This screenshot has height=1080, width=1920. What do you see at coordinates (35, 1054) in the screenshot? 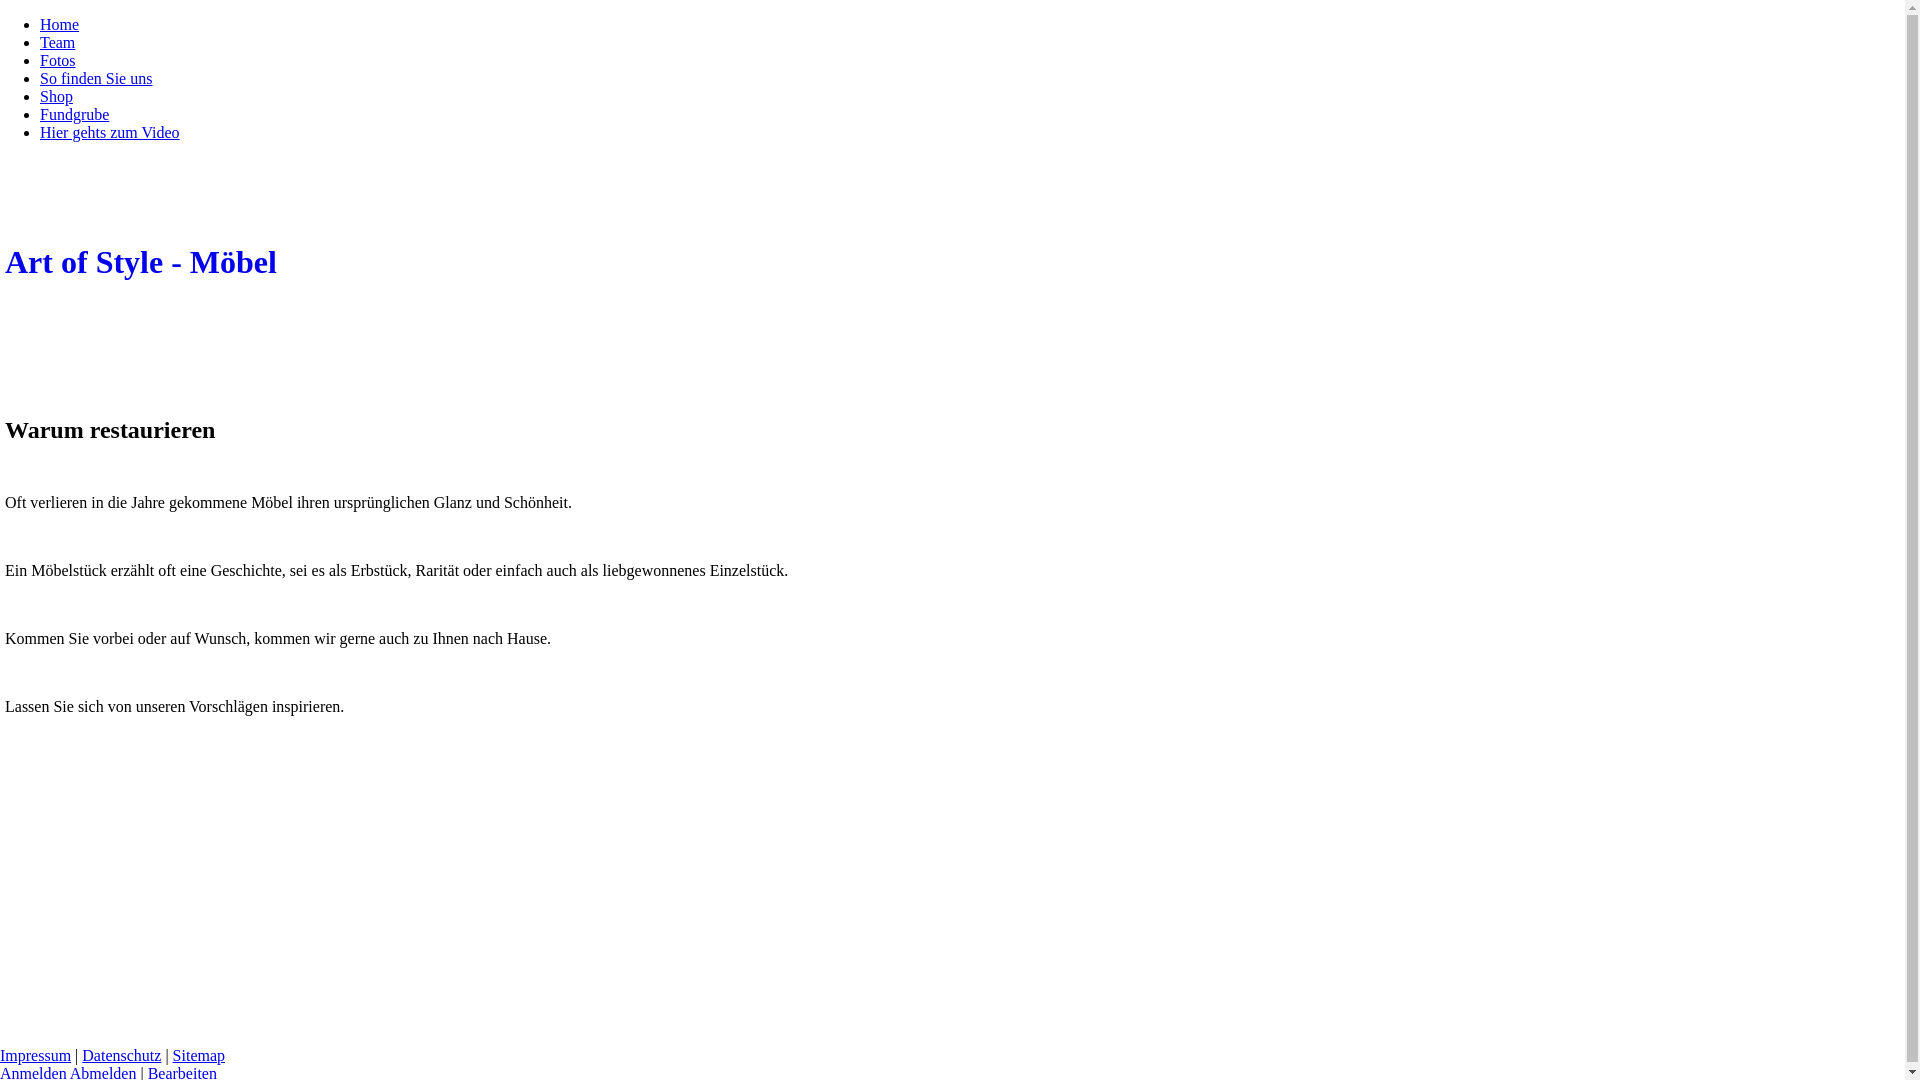
I see `'Impressum'` at bounding box center [35, 1054].